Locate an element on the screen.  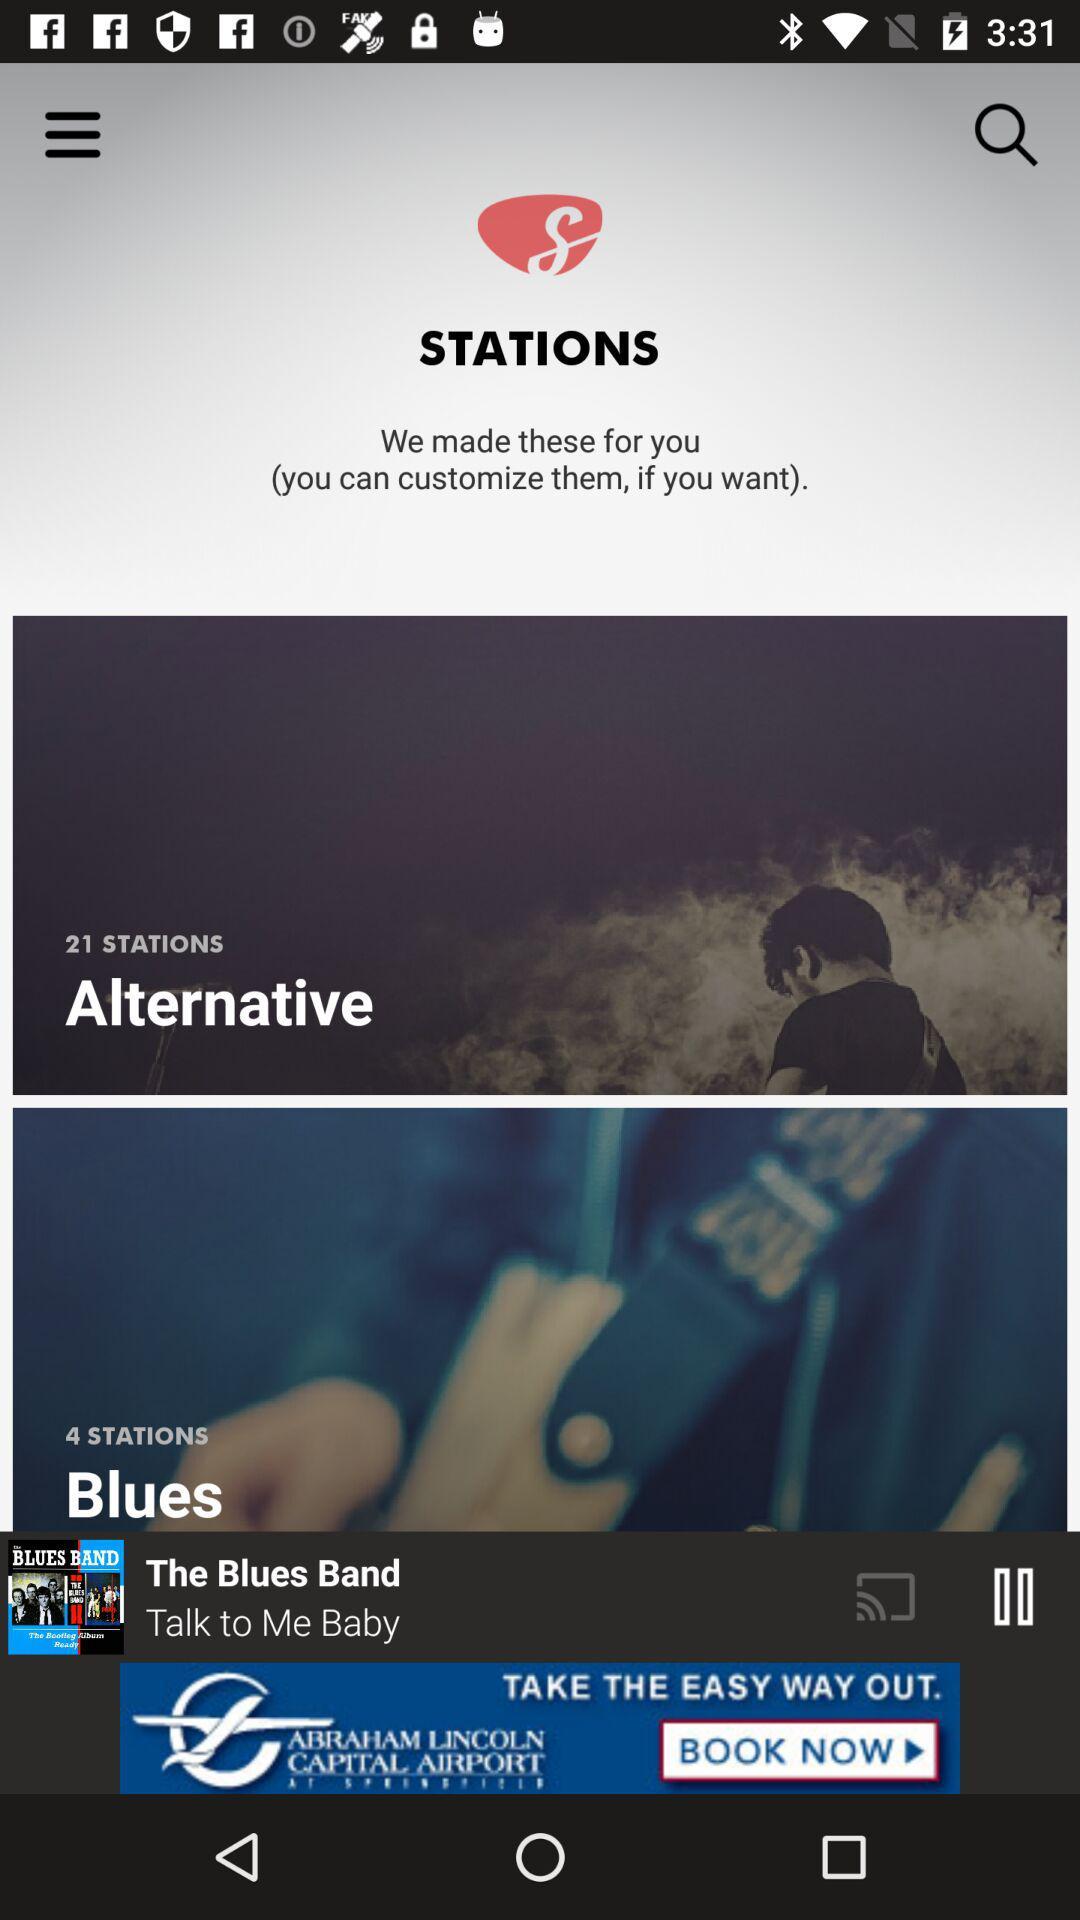
the pause icon is located at coordinates (1014, 1596).